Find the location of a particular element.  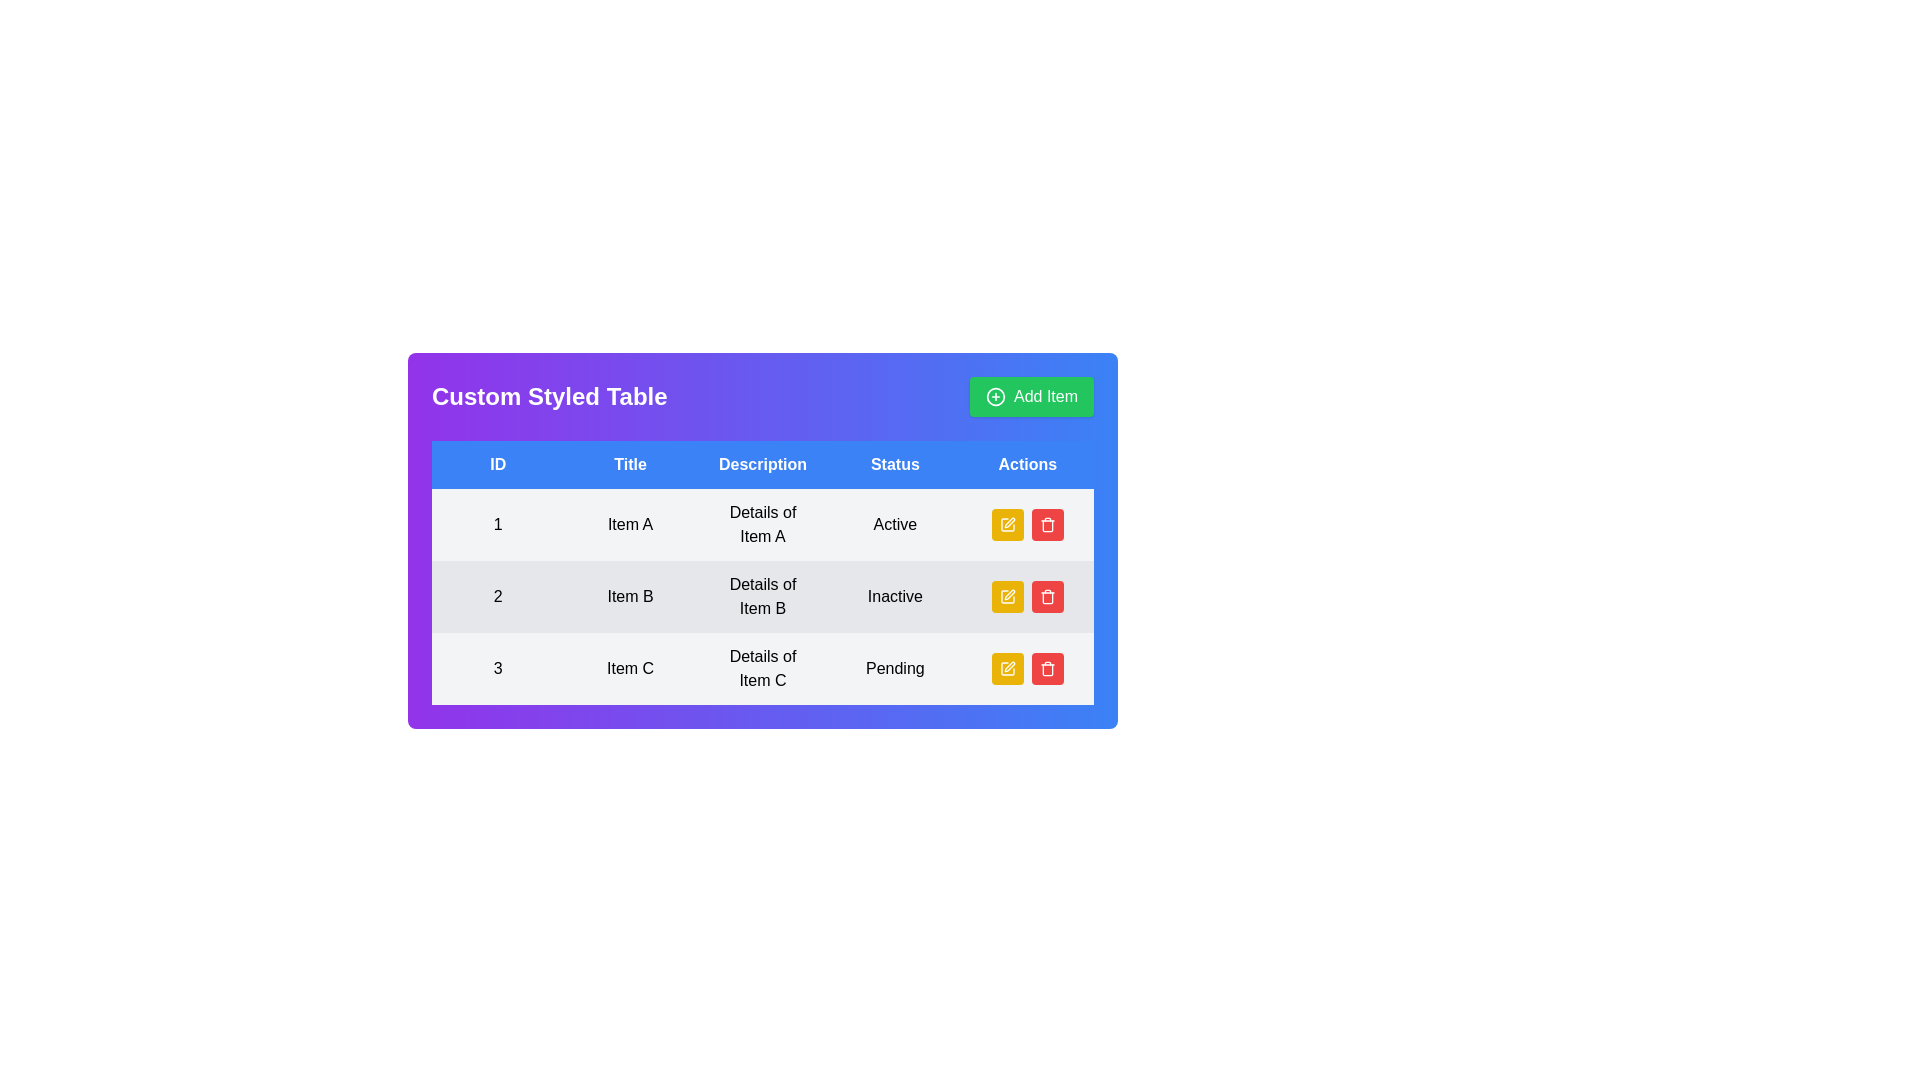

the deletion button located in the 'Actions' column of the table to change its background color is located at coordinates (1046, 523).